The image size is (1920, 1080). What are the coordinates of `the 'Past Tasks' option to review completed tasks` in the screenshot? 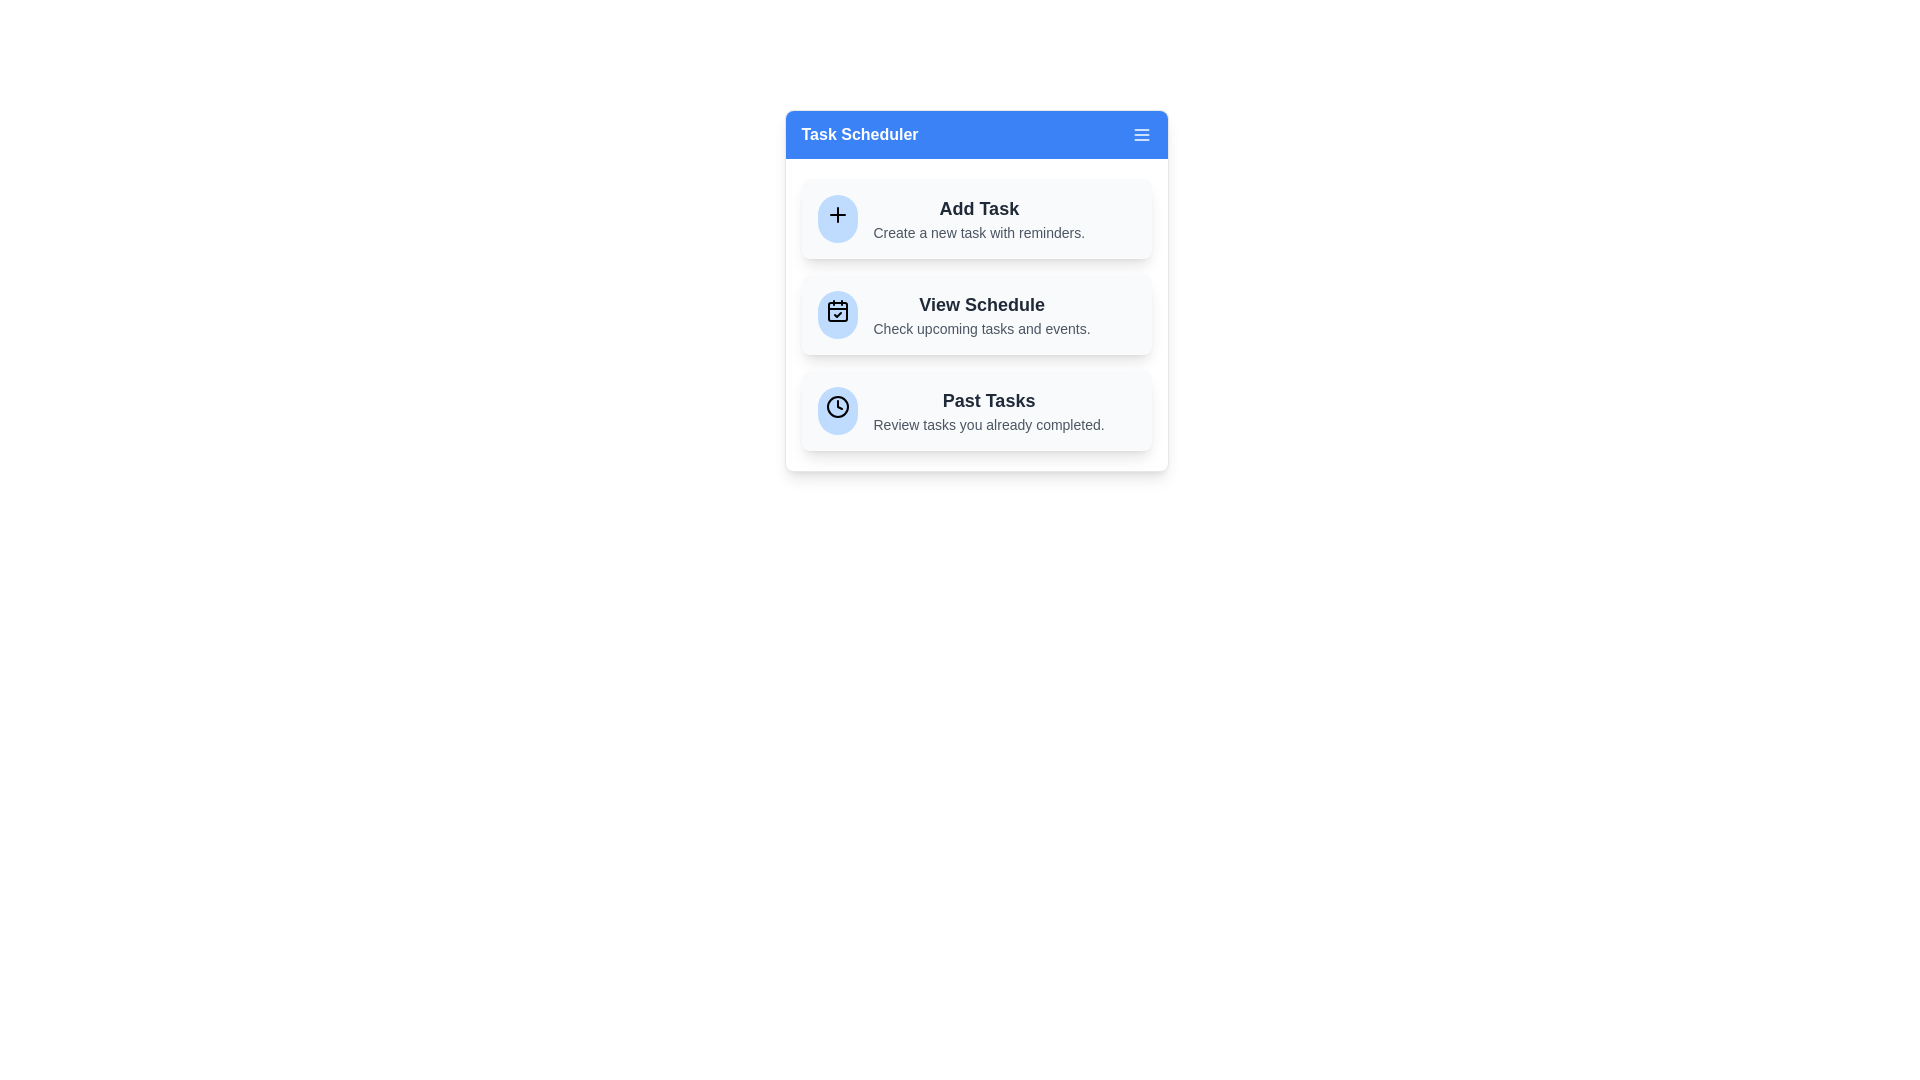 It's located at (976, 410).